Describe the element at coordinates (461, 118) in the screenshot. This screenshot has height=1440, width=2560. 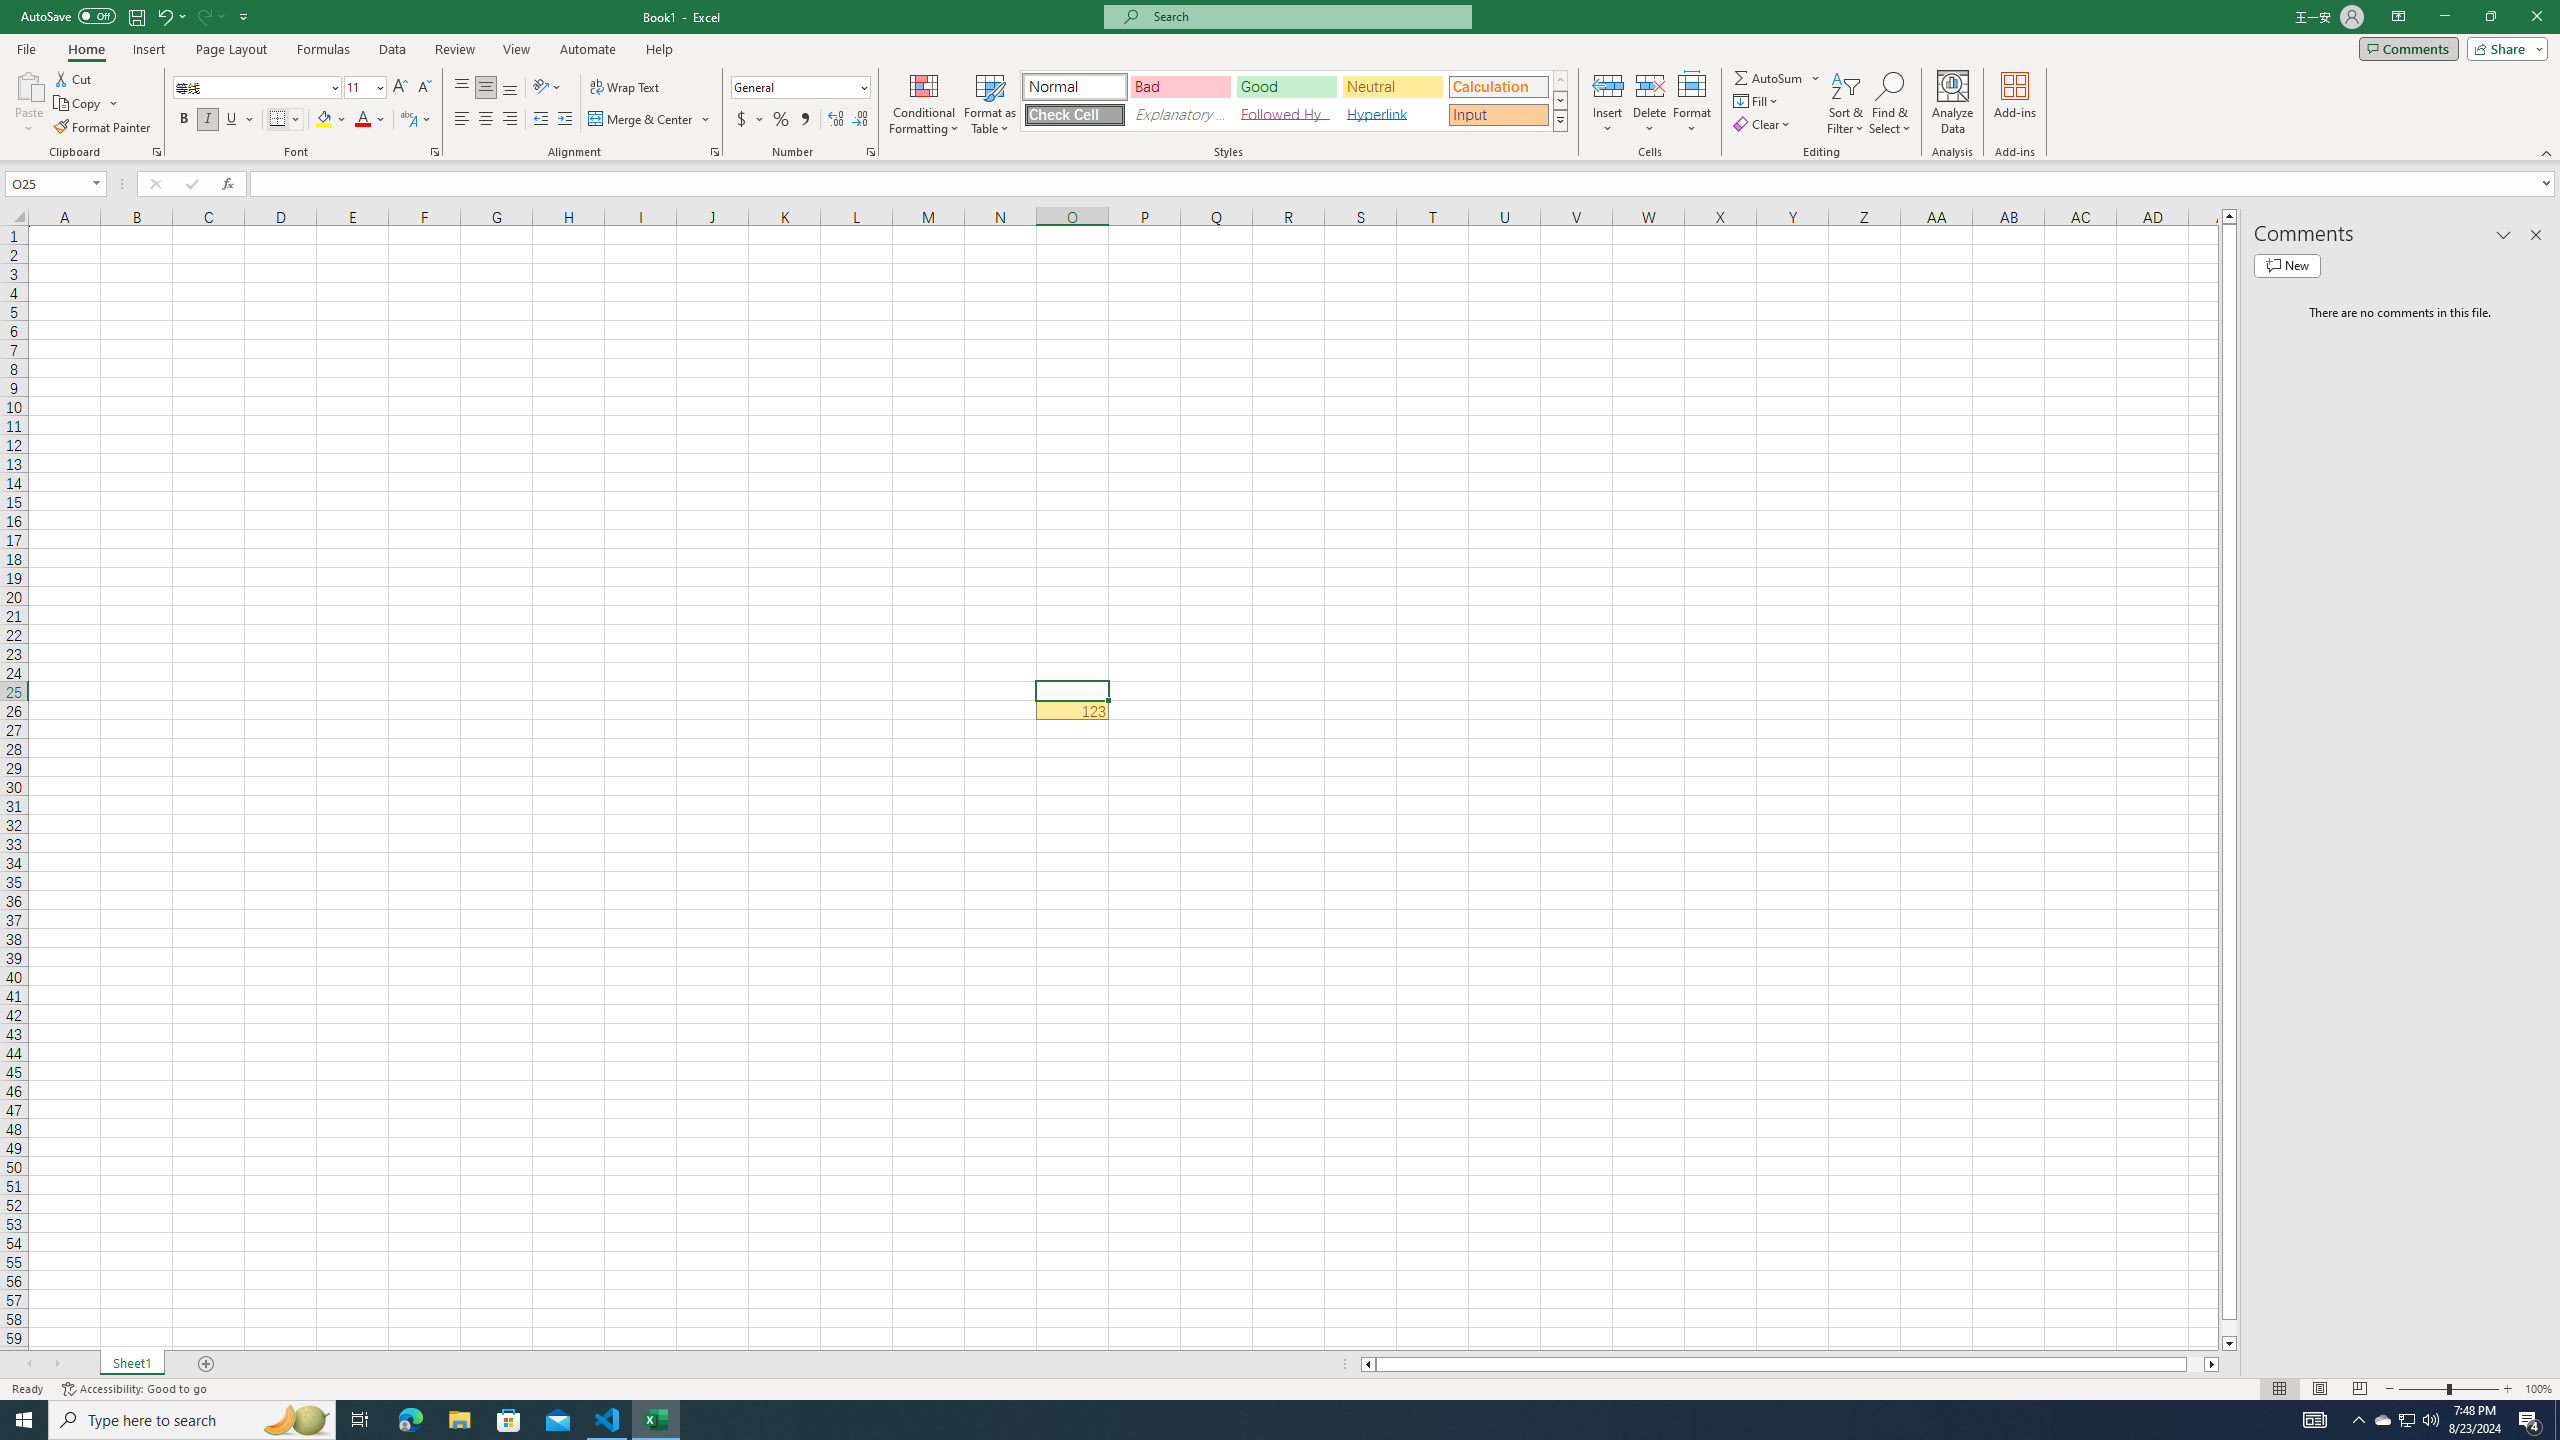
I see `'Align Left'` at that location.